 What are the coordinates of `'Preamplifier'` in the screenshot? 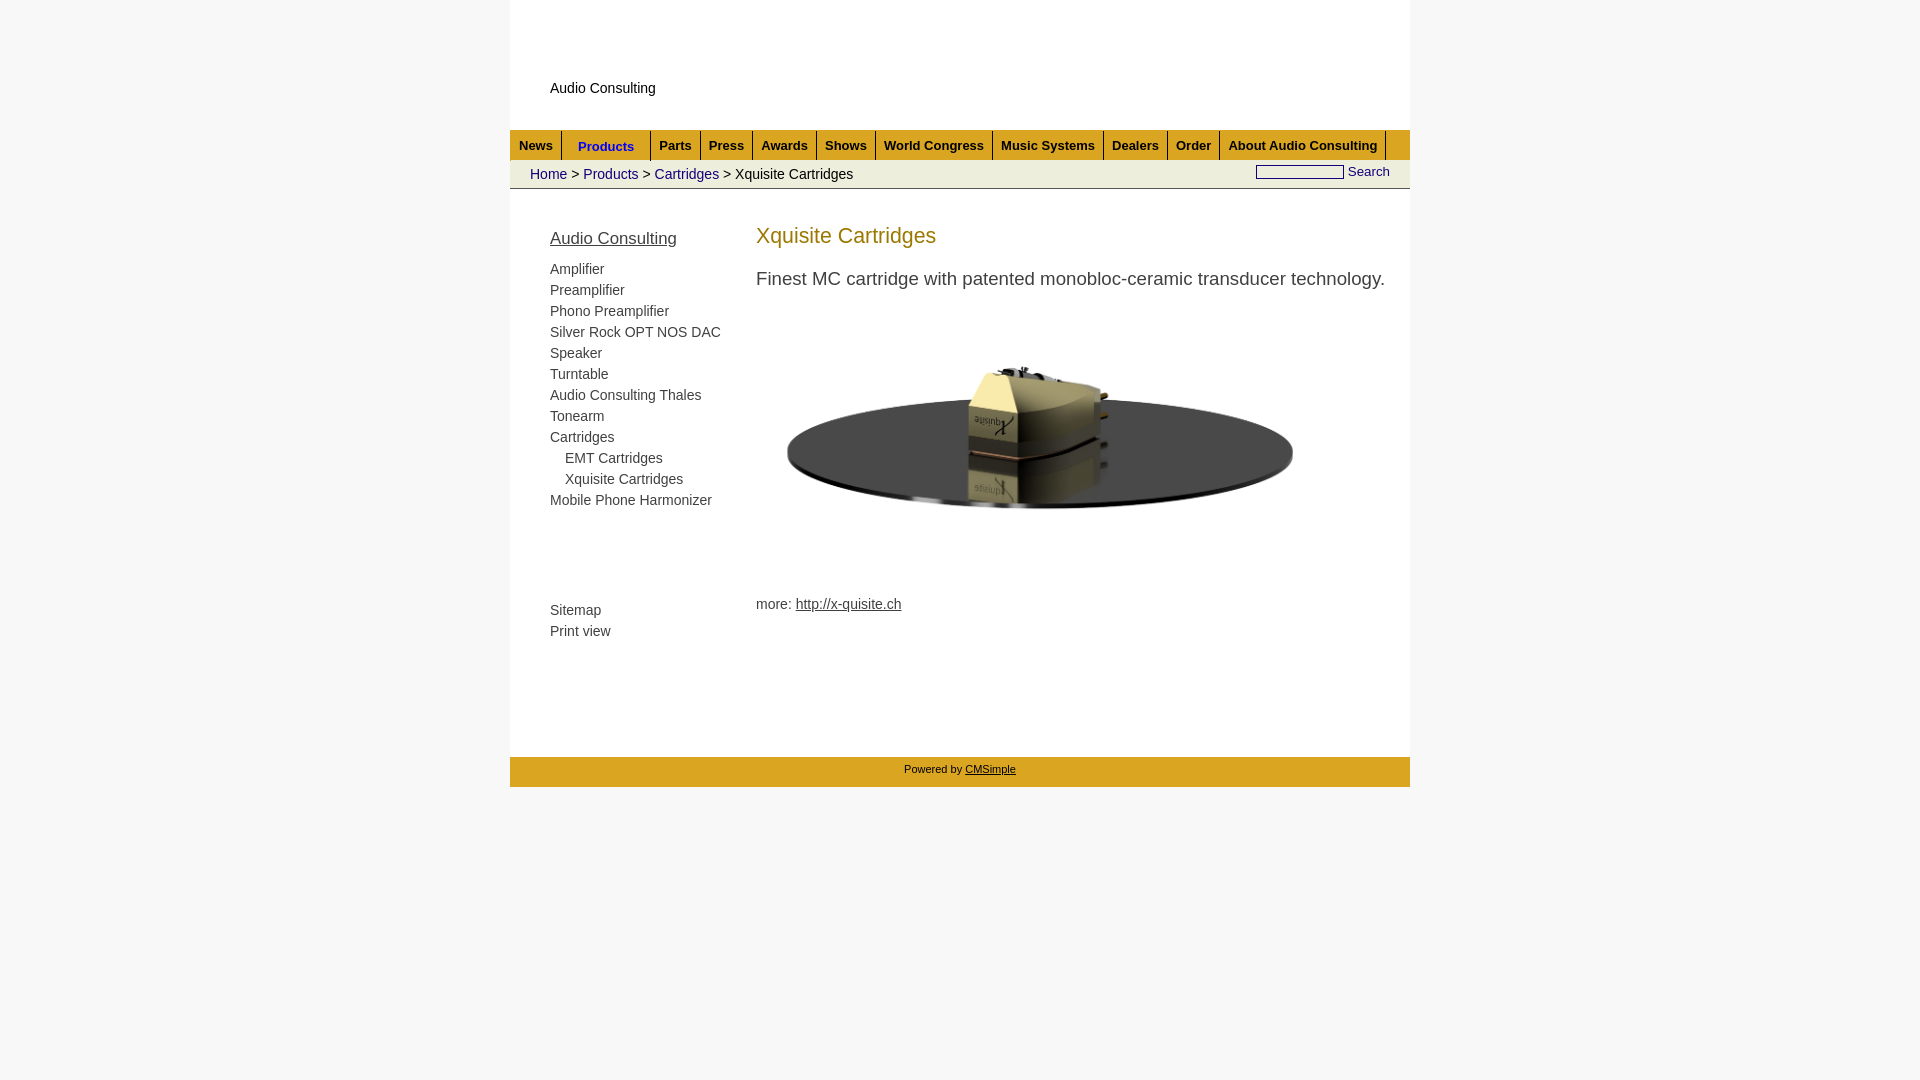 It's located at (586, 289).